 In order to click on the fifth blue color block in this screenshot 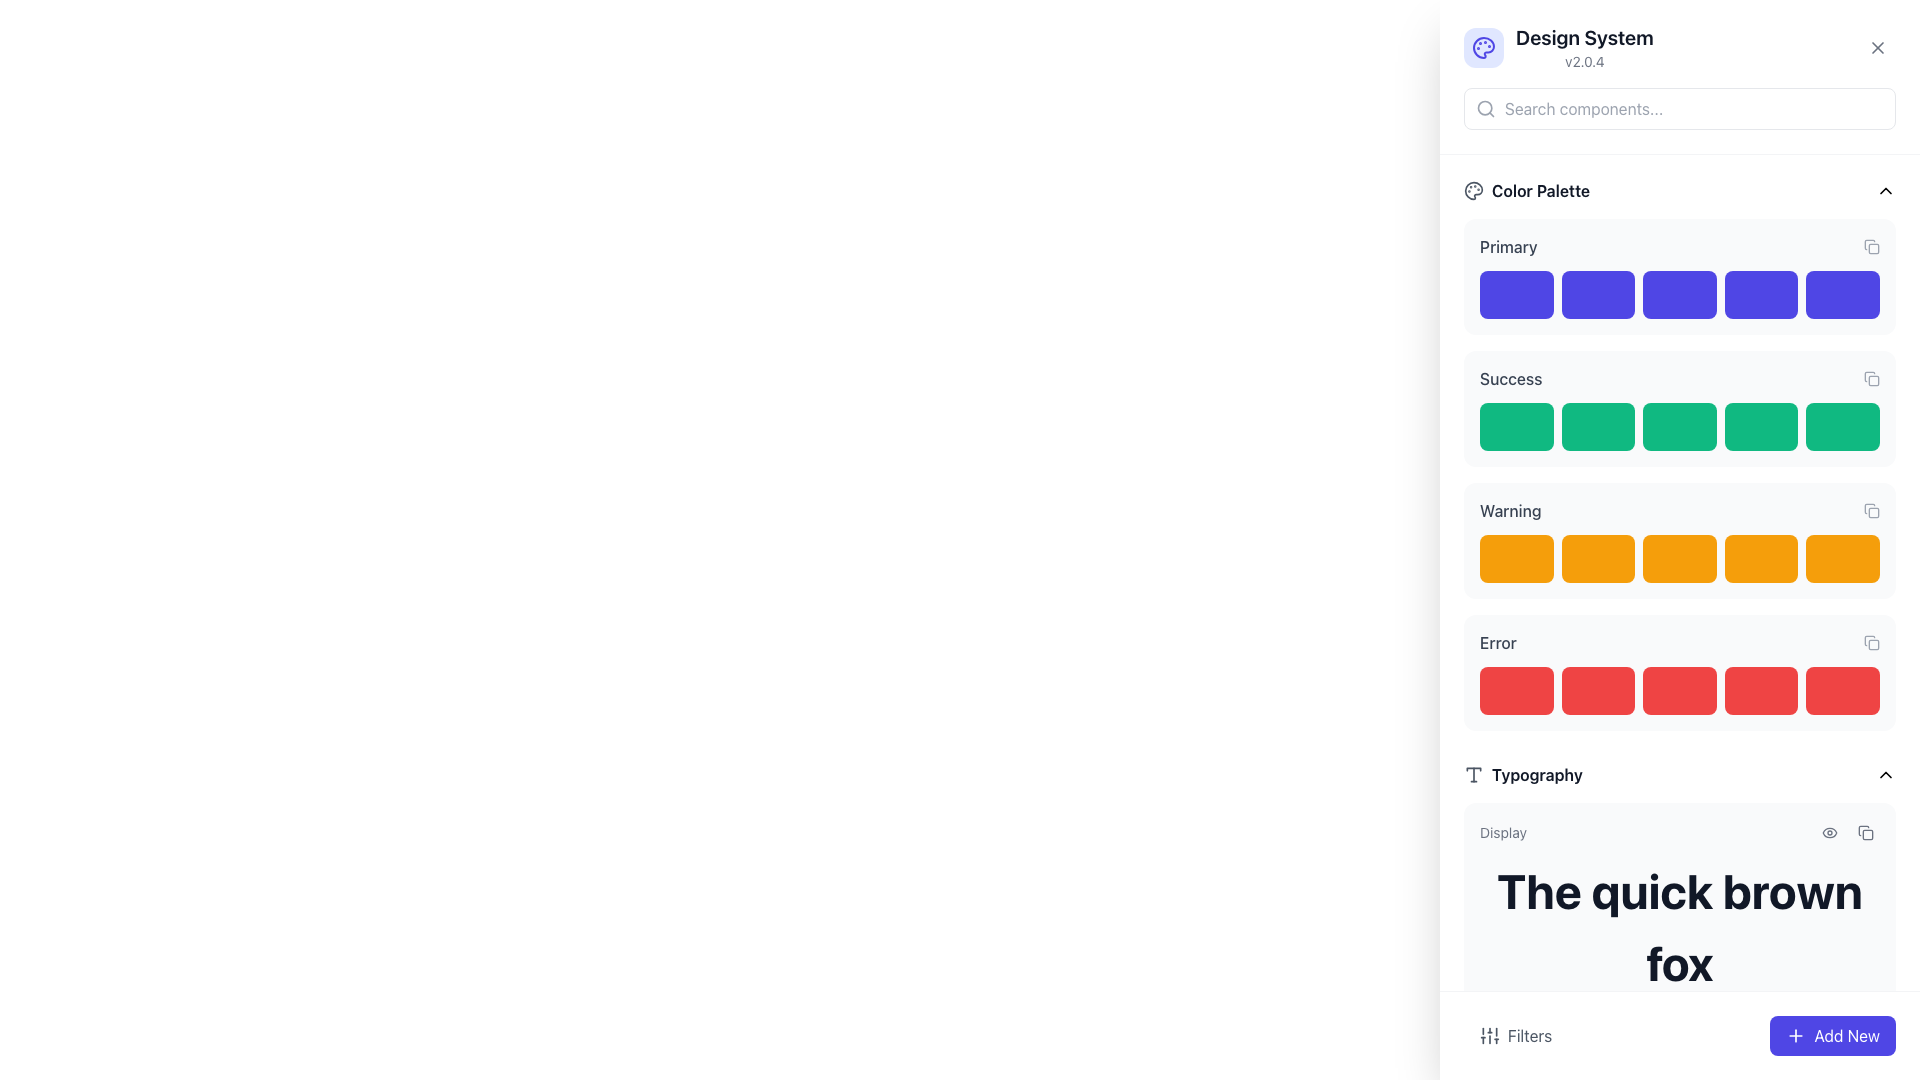, I will do `click(1842, 294)`.